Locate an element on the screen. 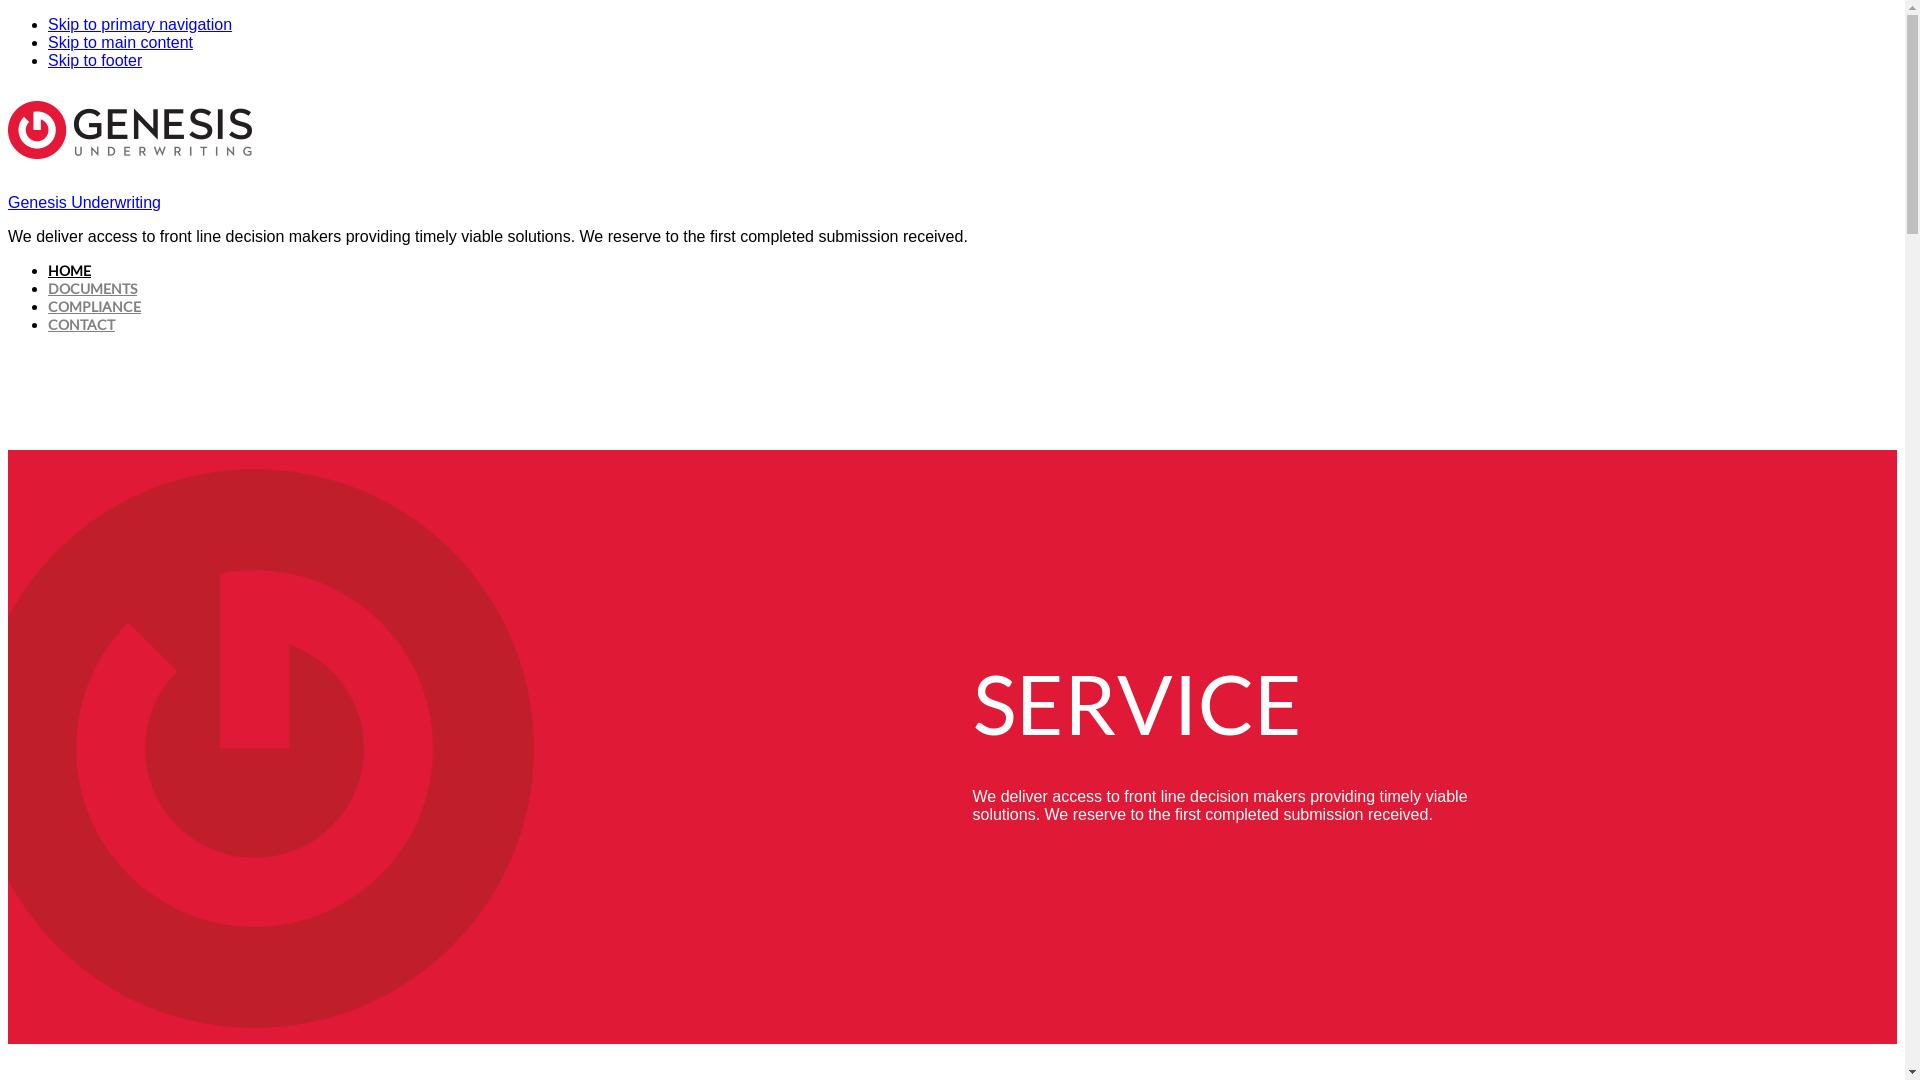  'Skip to main content' is located at coordinates (119, 42).